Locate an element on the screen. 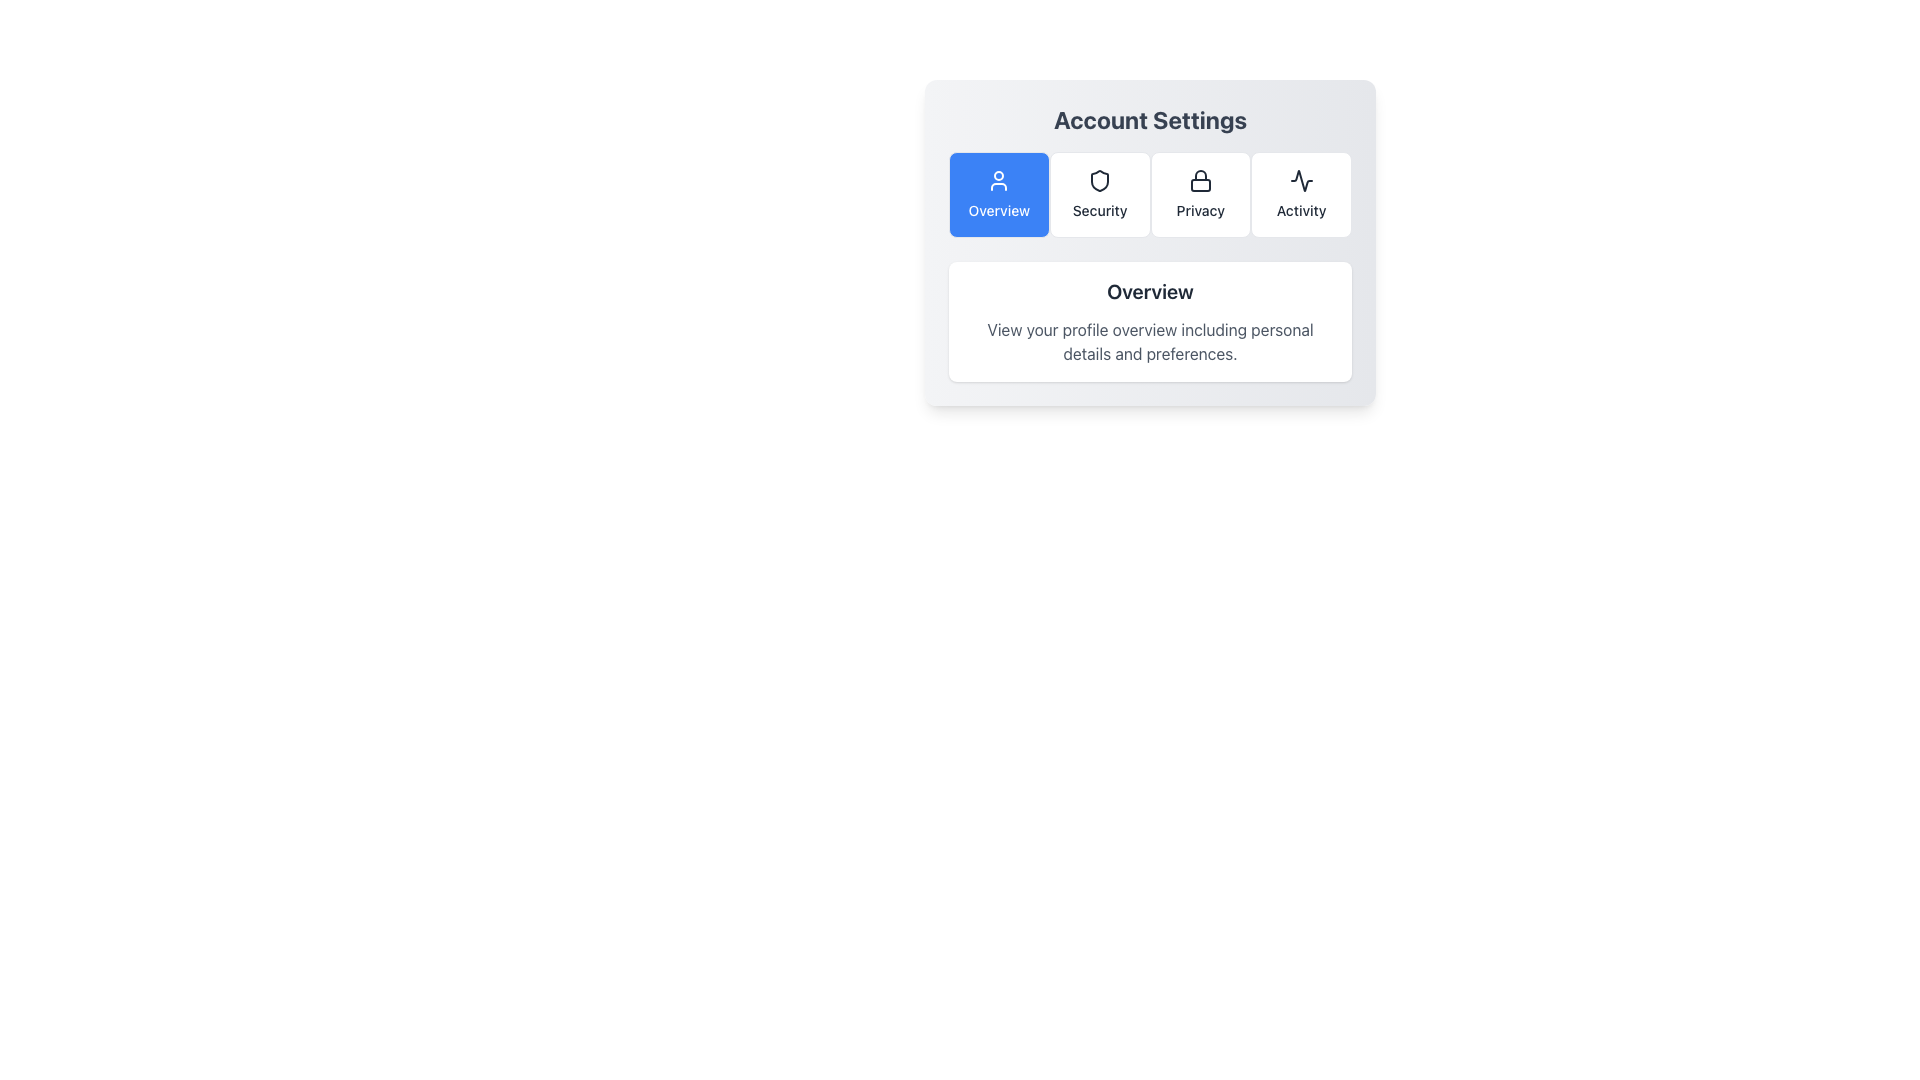 Image resolution: width=1920 pixels, height=1080 pixels. the 'Privacy' button, which is a rectangular button with a light background, rounded corners, a lock icon at the top, and the label 'Privacy' in dark font is located at coordinates (1200, 195).